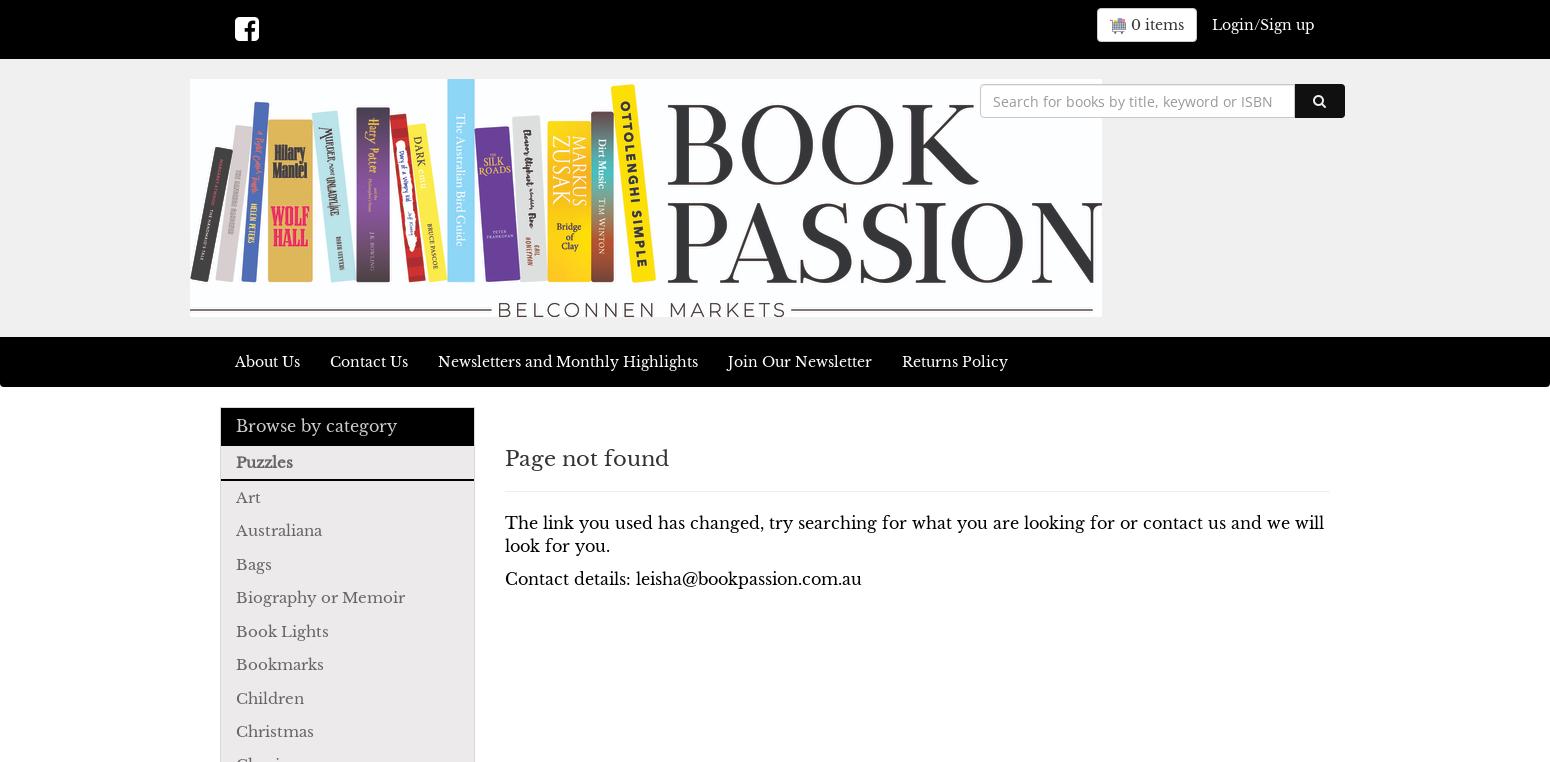 This screenshot has width=1550, height=762. I want to click on 'The link you used has changed, try searching for what you are looking for or contact us and we will look for you.', so click(914, 533).